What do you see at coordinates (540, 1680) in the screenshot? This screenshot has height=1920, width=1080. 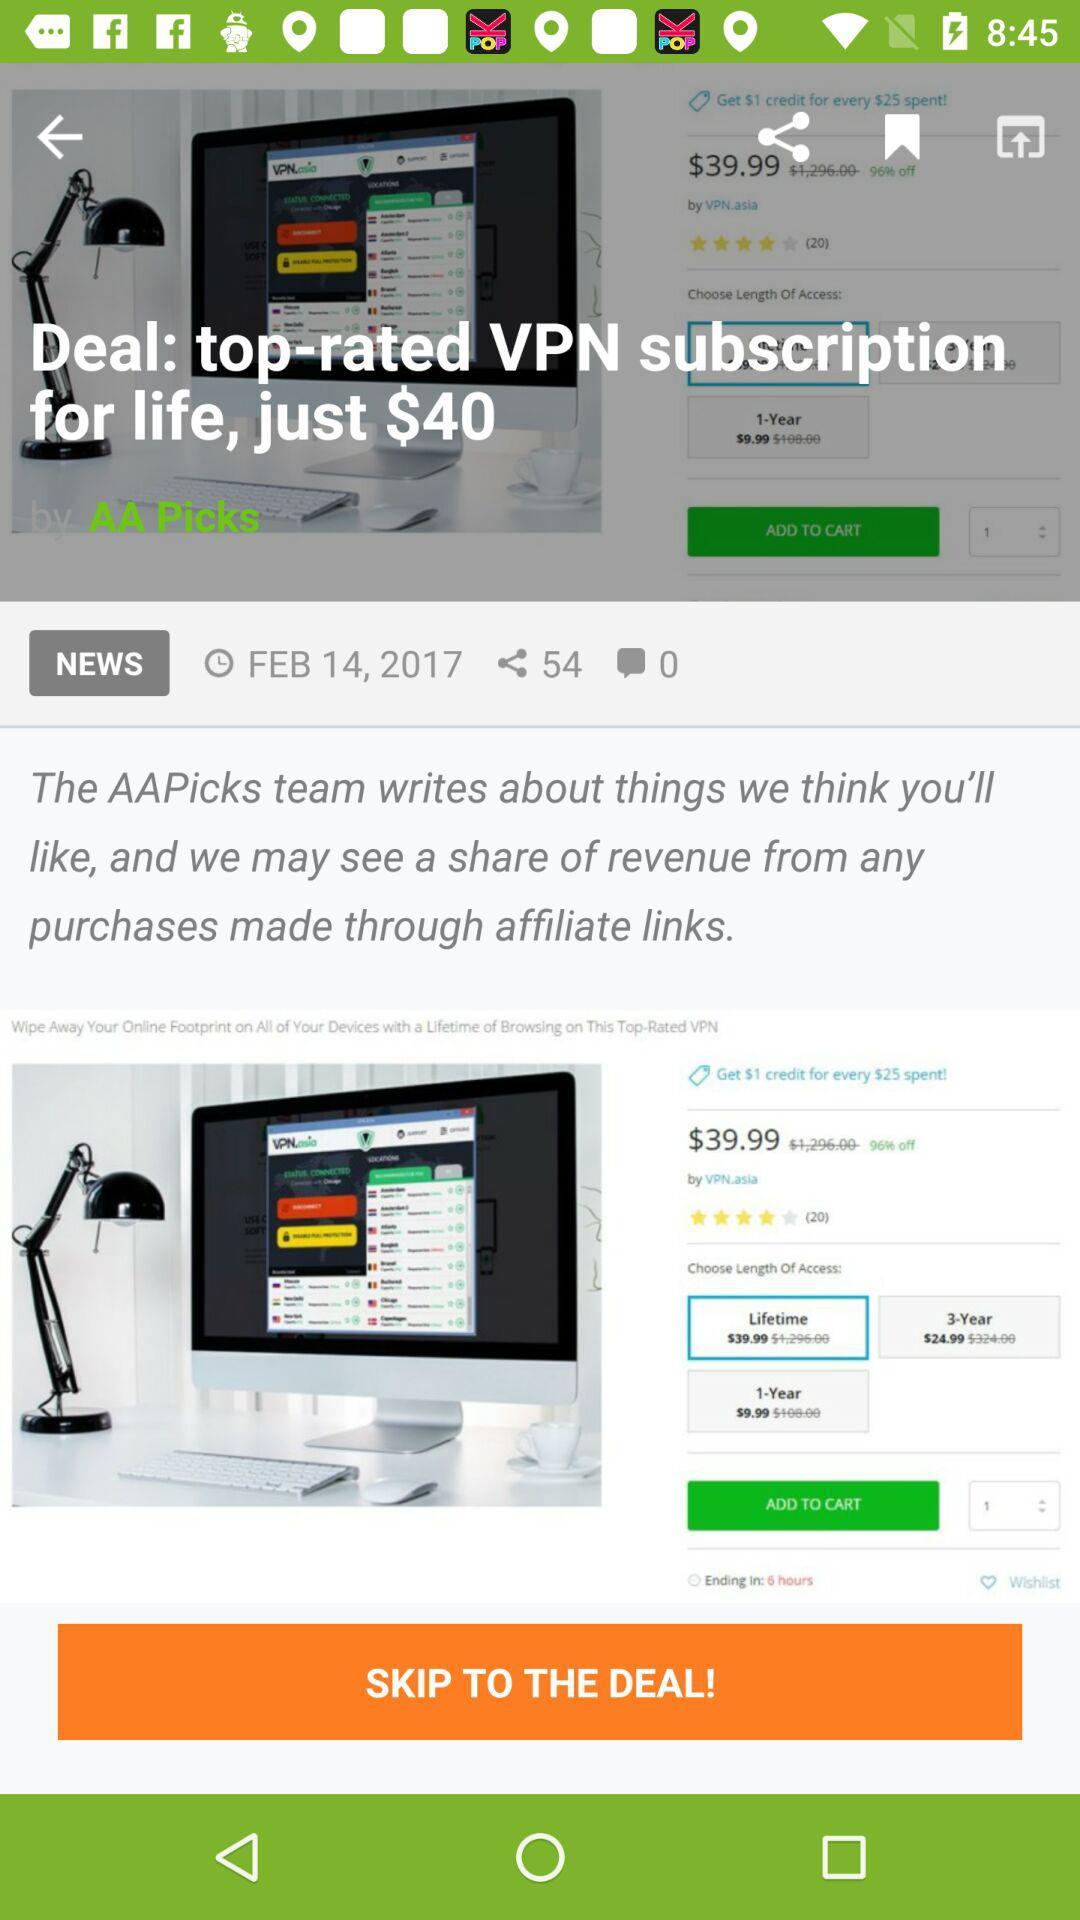 I see `skip to the item` at bounding box center [540, 1680].